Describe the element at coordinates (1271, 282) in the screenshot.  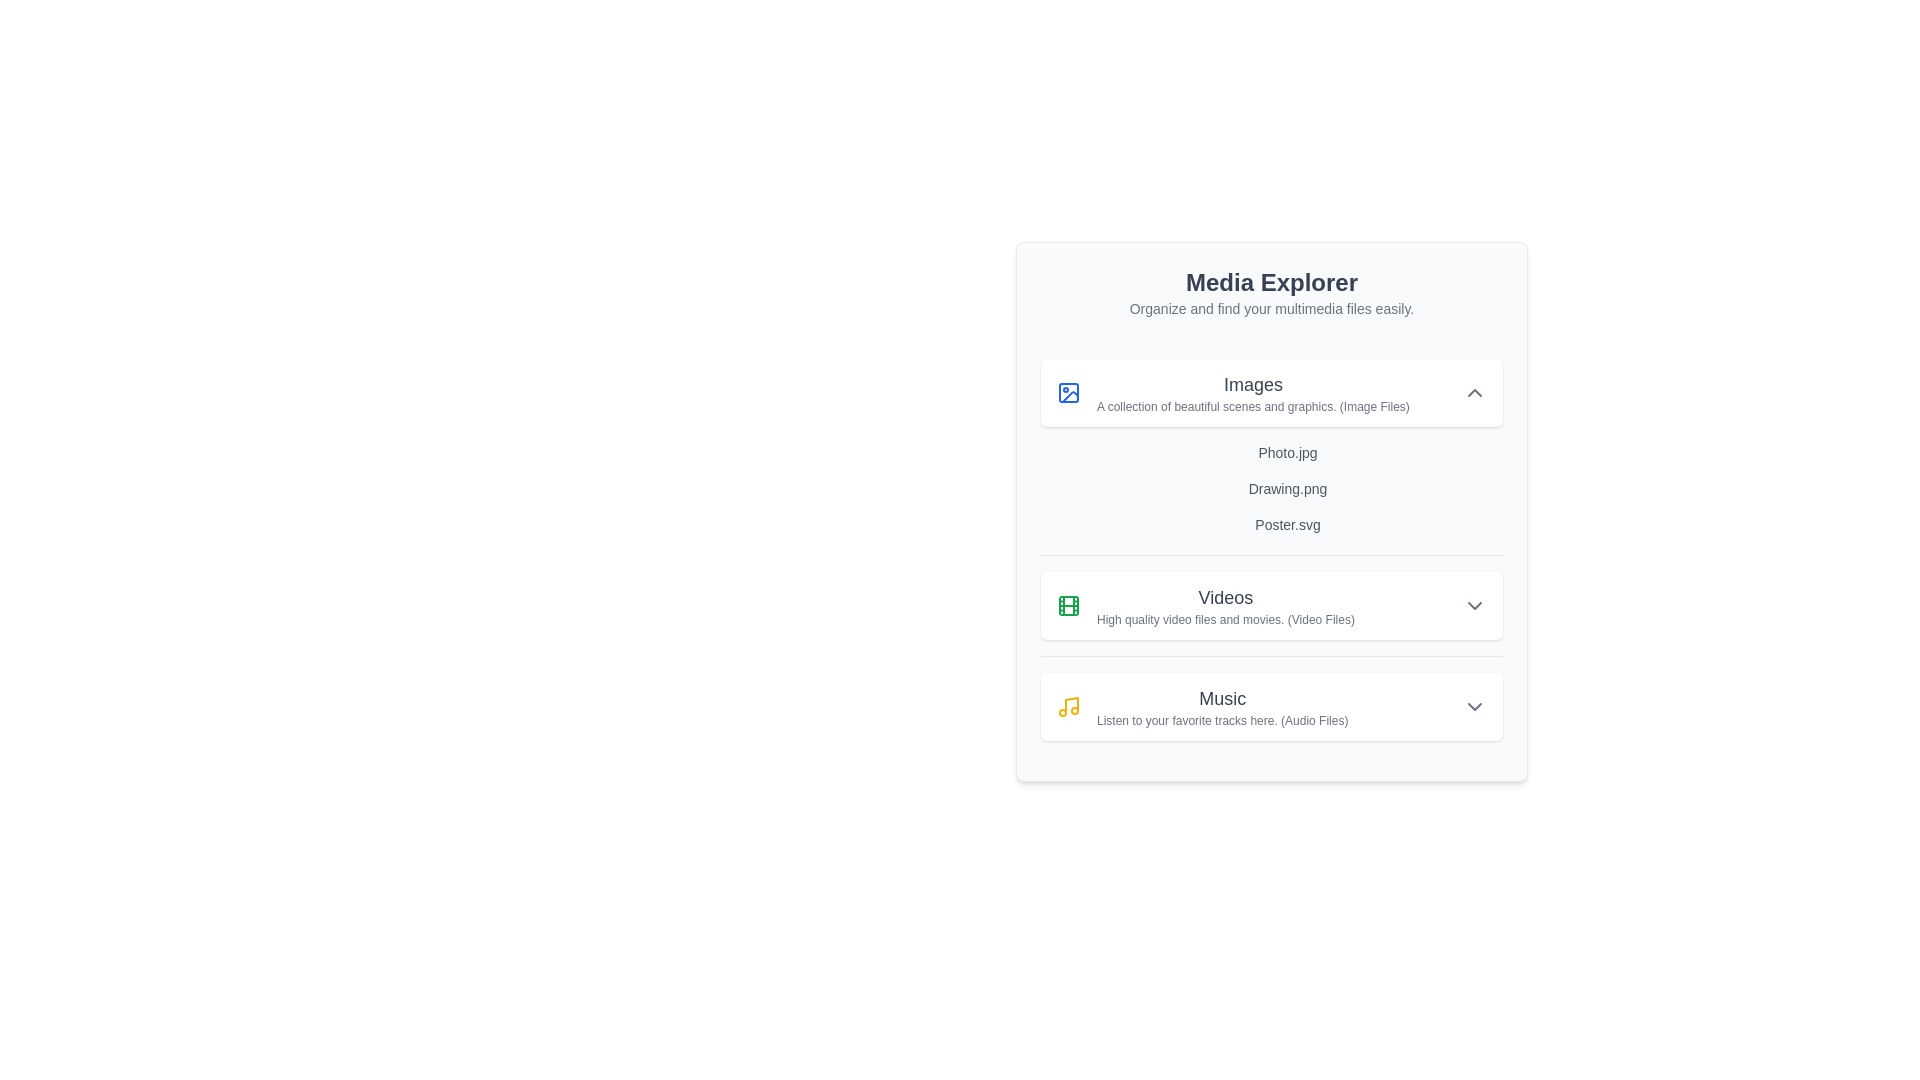
I see `the prominent 'Media Explorer' static text, which is bold and large-sized, styled in gray, and positioned at the top of the interface` at that location.